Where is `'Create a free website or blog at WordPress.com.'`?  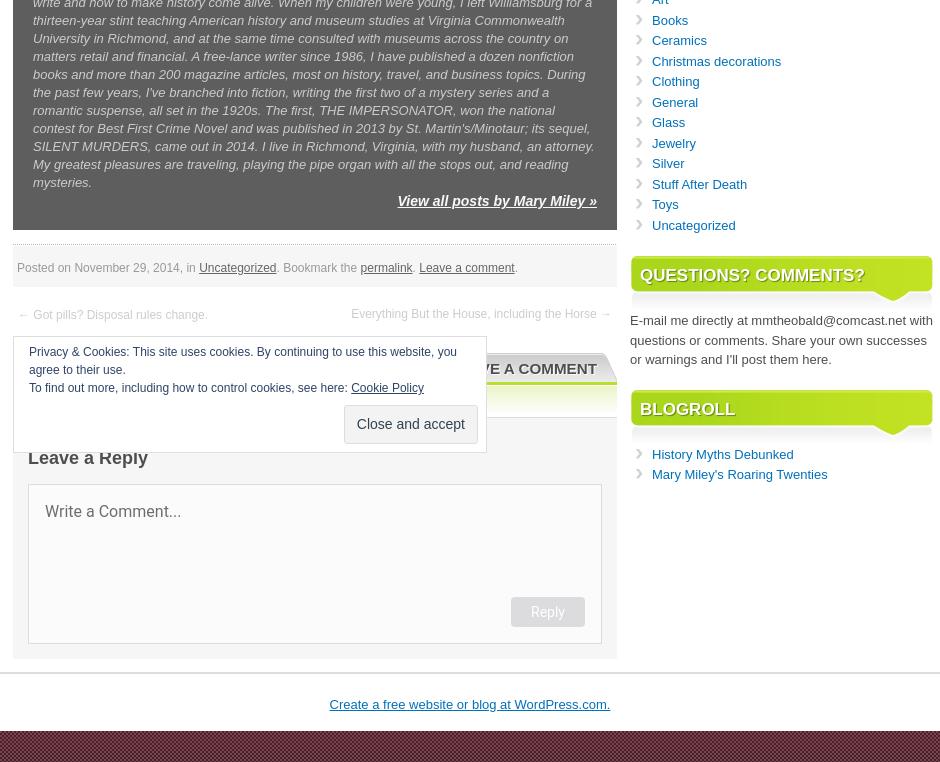
'Create a free website or blog at WordPress.com.' is located at coordinates (329, 703).